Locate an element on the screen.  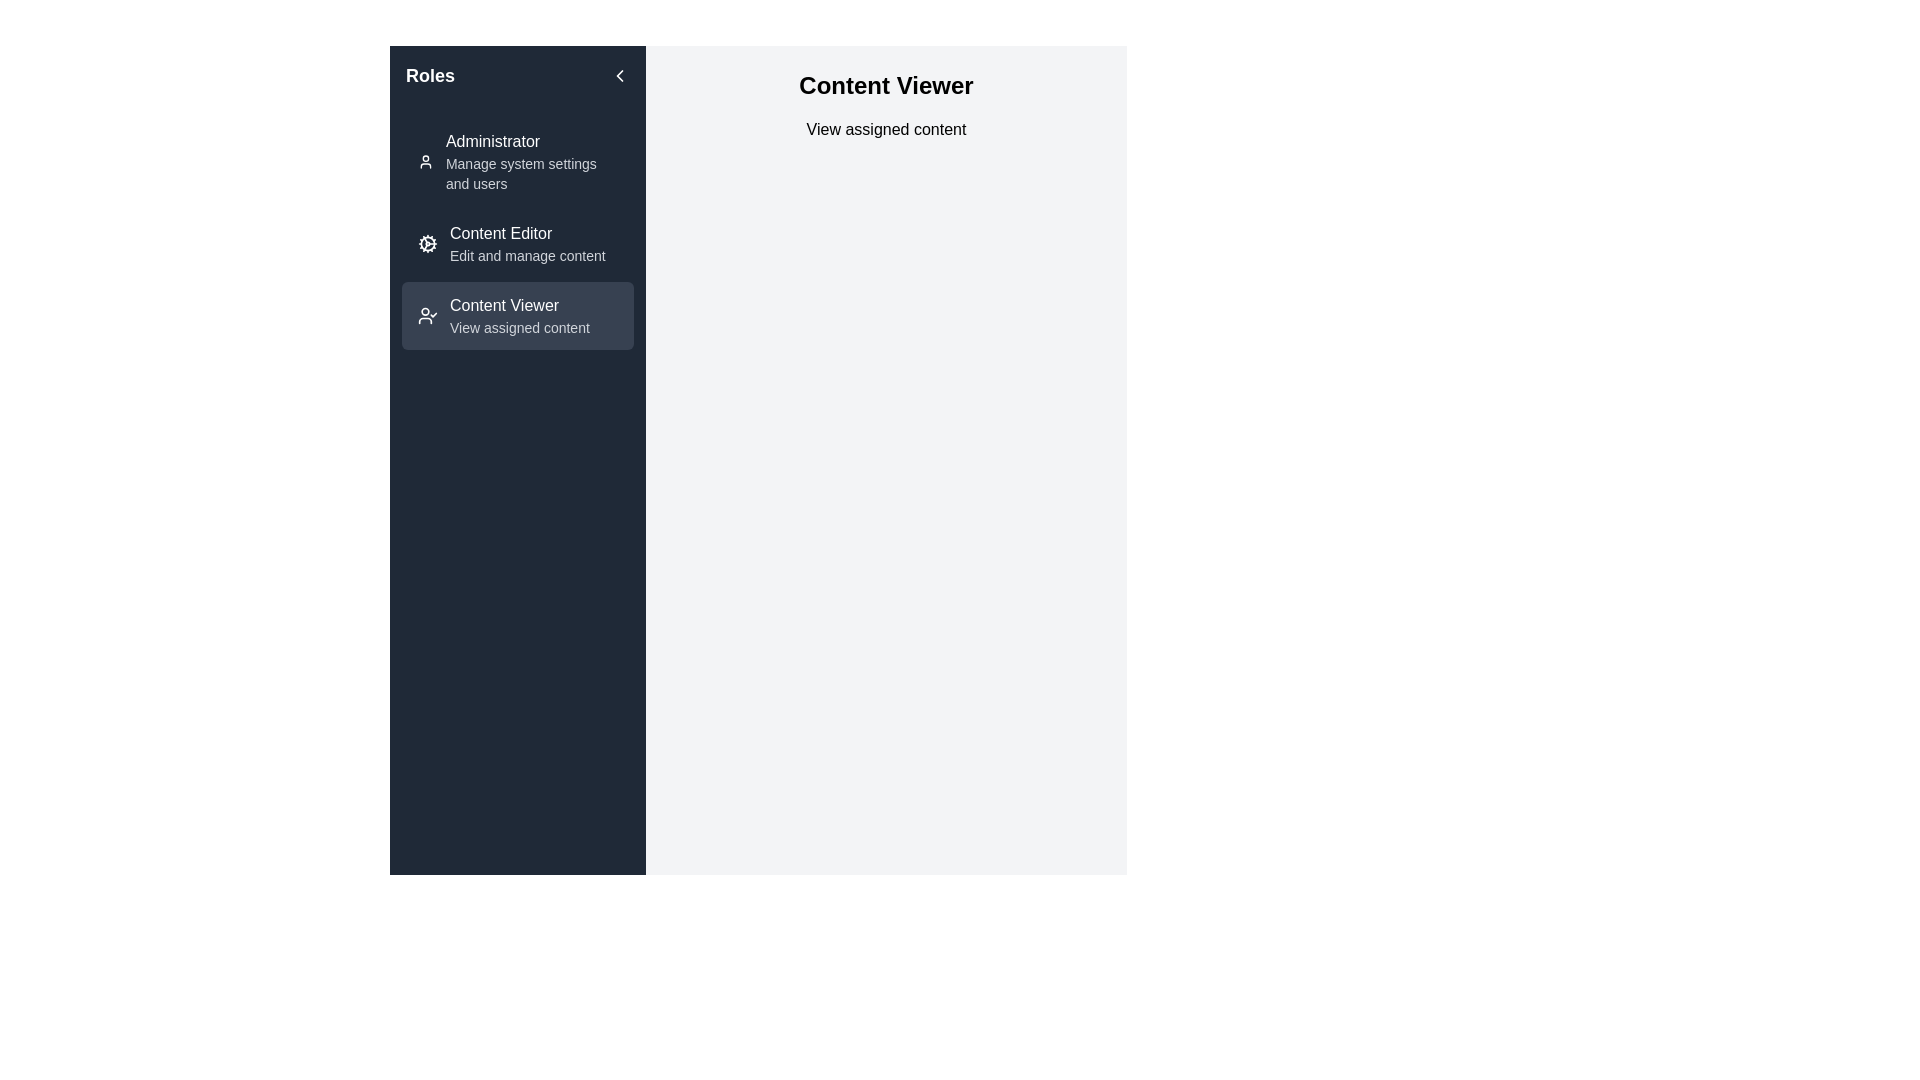
the 'Content Editor' text label, which is rendered in medium-weight font and is positioned is located at coordinates (527, 233).